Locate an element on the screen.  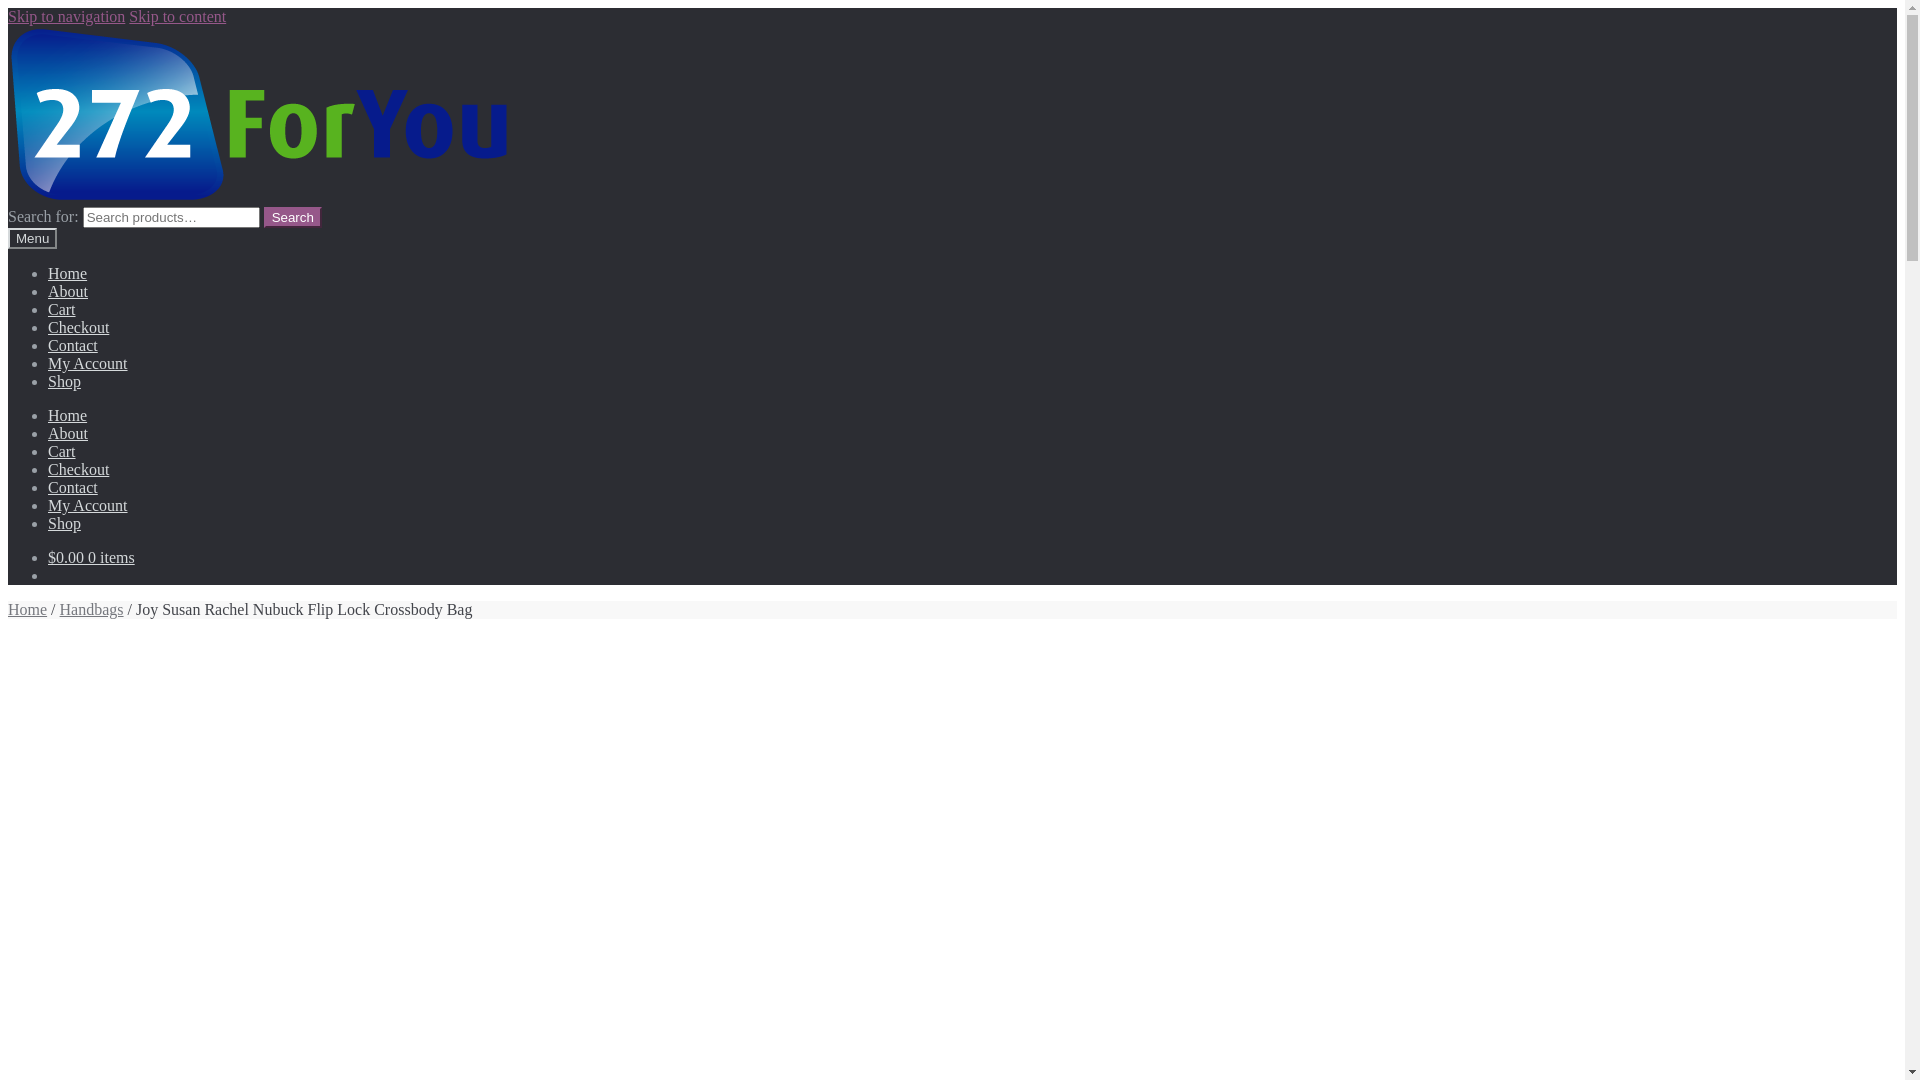
'Cart' is located at coordinates (62, 309).